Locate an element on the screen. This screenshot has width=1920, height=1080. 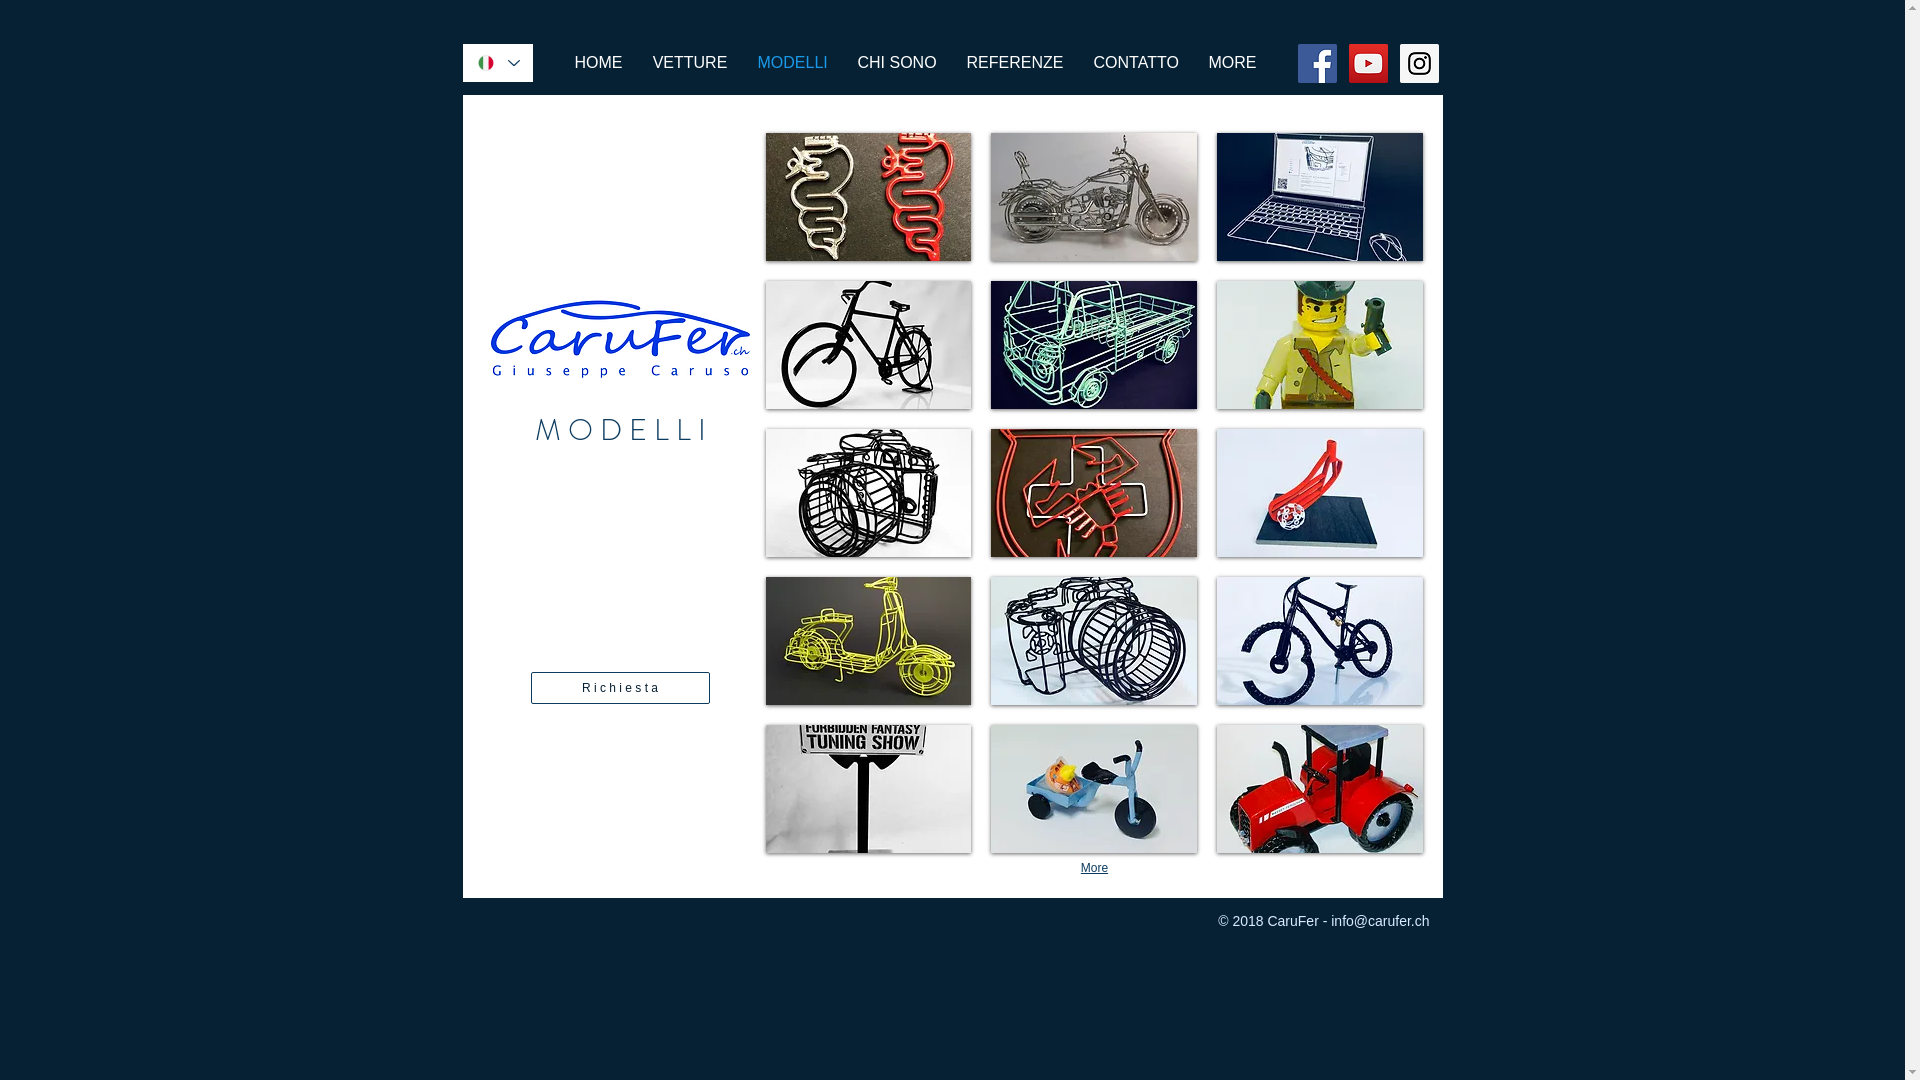
'CHI SONO' is located at coordinates (895, 61).